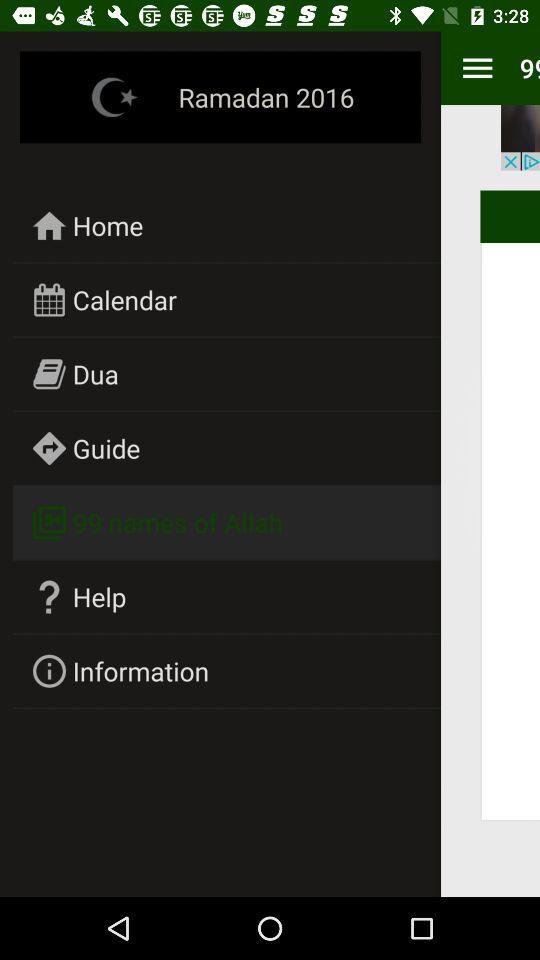 This screenshot has width=540, height=960. I want to click on item above the allah item, so click(520, 136).